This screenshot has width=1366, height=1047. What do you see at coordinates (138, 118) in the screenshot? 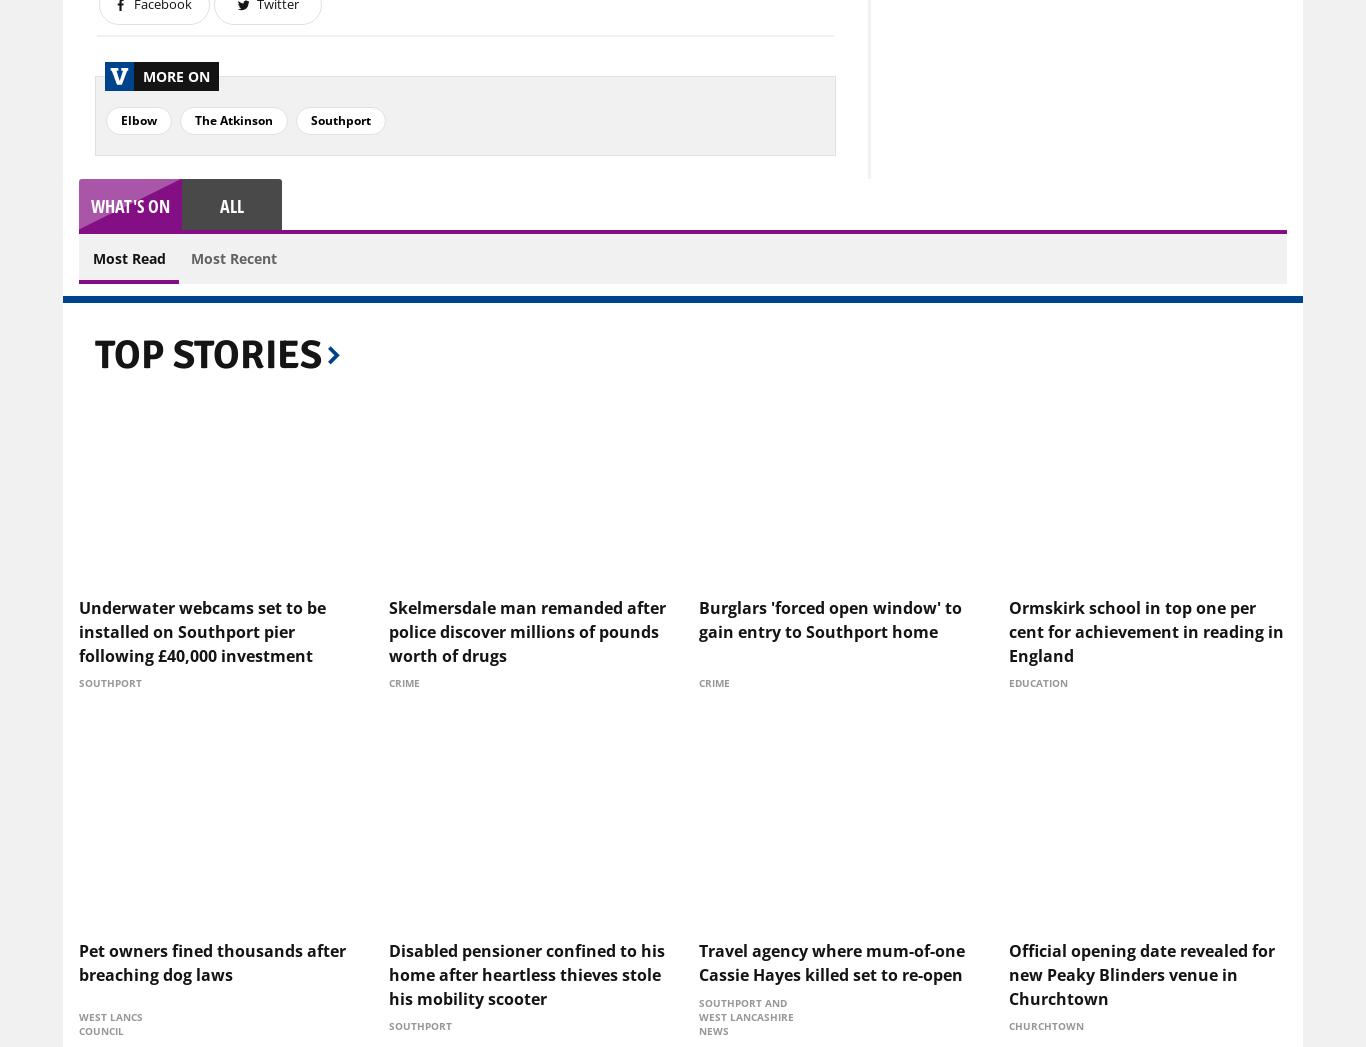
I see `'Elbow'` at bounding box center [138, 118].